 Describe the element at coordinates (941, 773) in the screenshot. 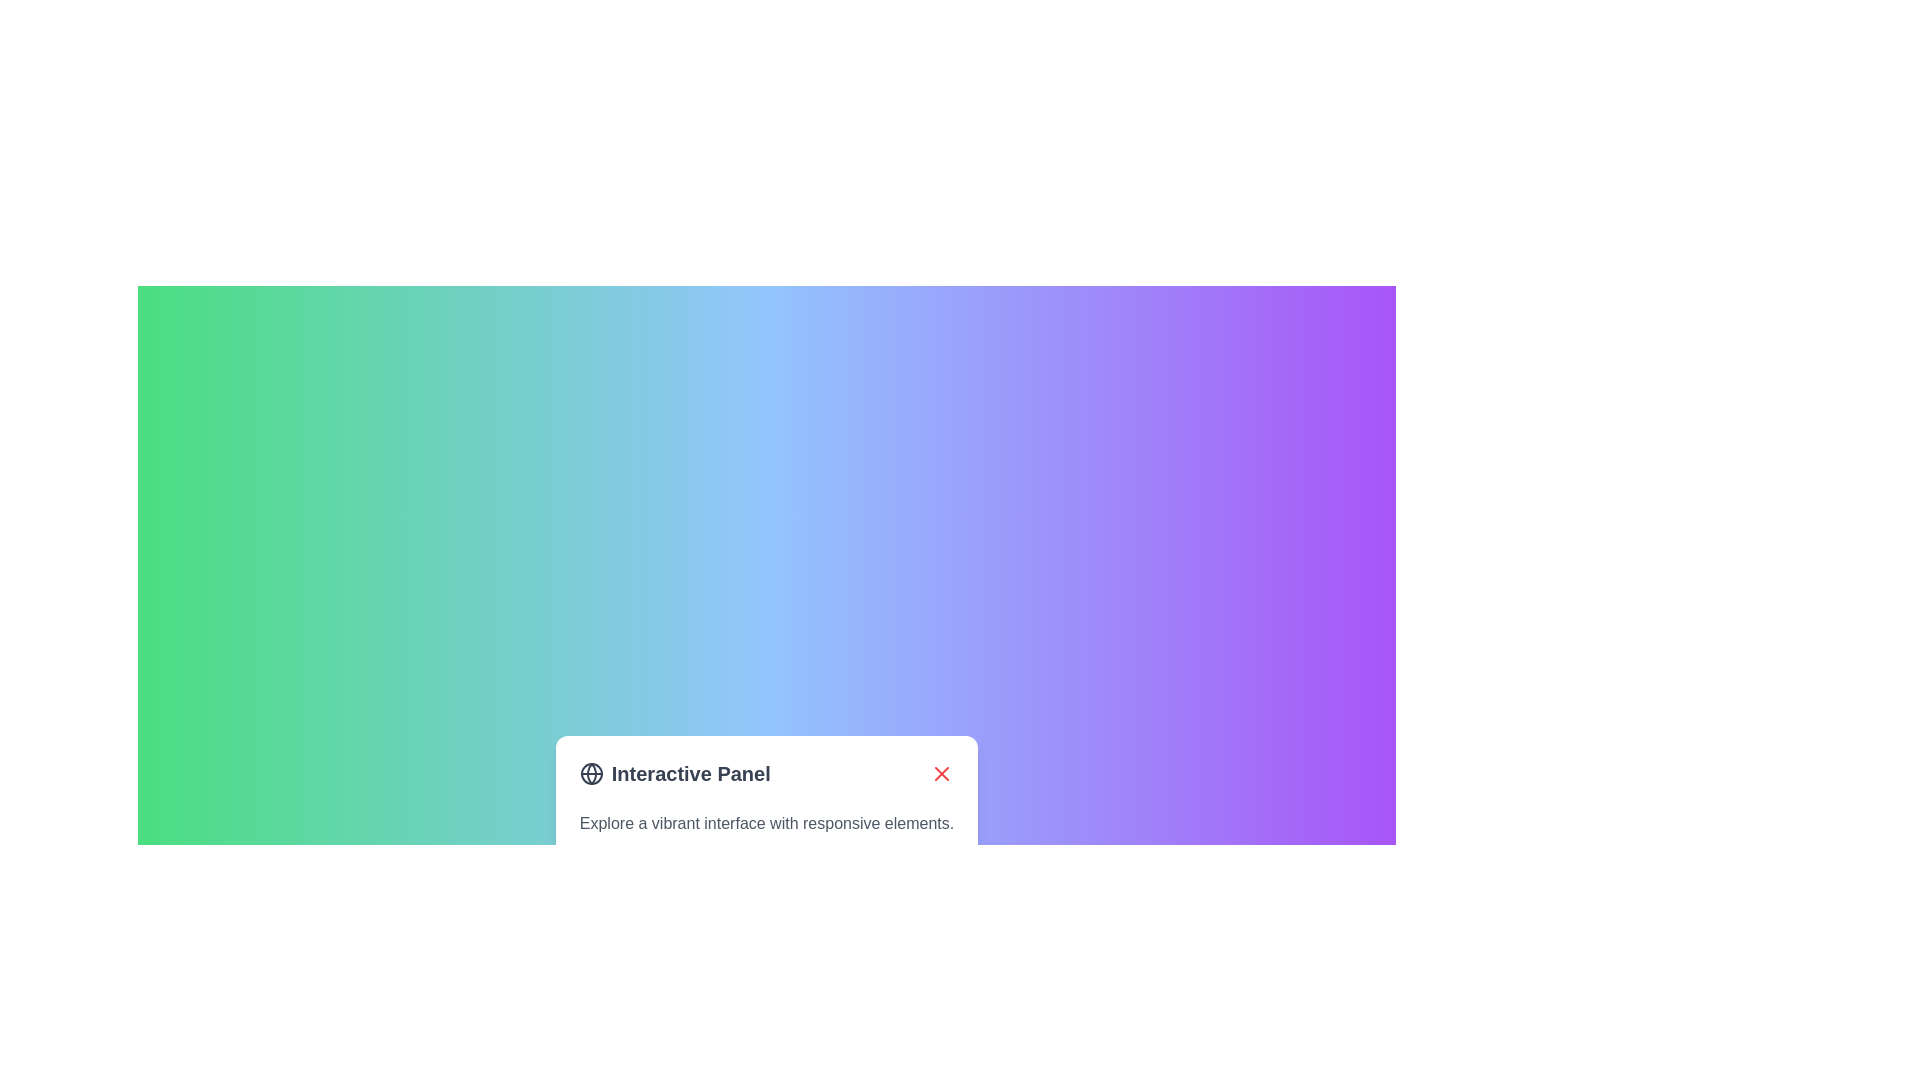

I see `the red 'X' close button located at the far right of the 'Interactive Panel' header for accessibility navigation` at that location.